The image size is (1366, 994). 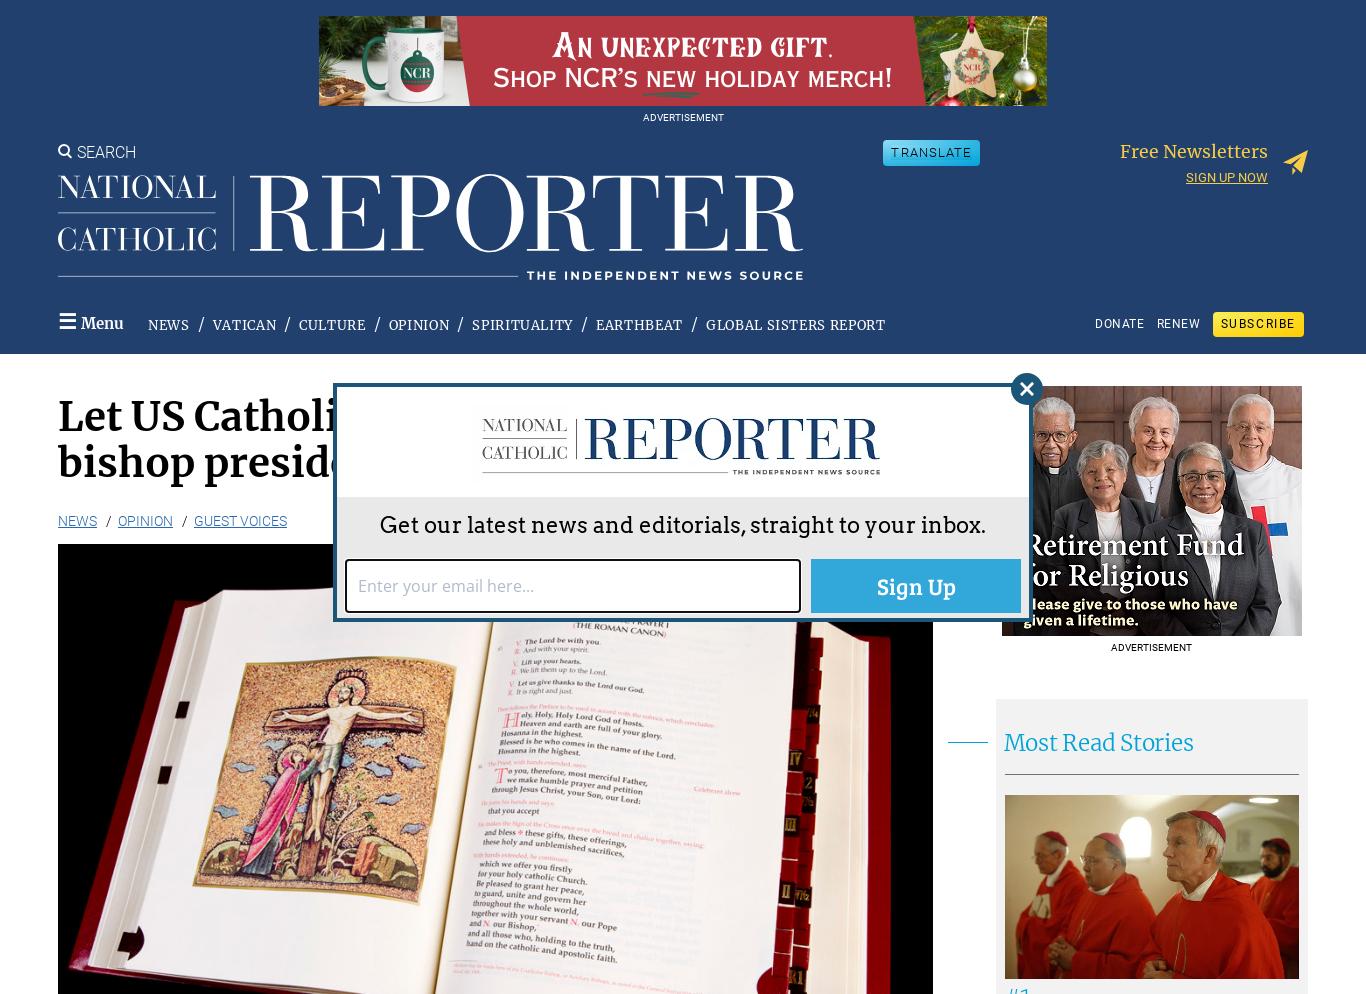 I want to click on 'News', so click(x=77, y=519).